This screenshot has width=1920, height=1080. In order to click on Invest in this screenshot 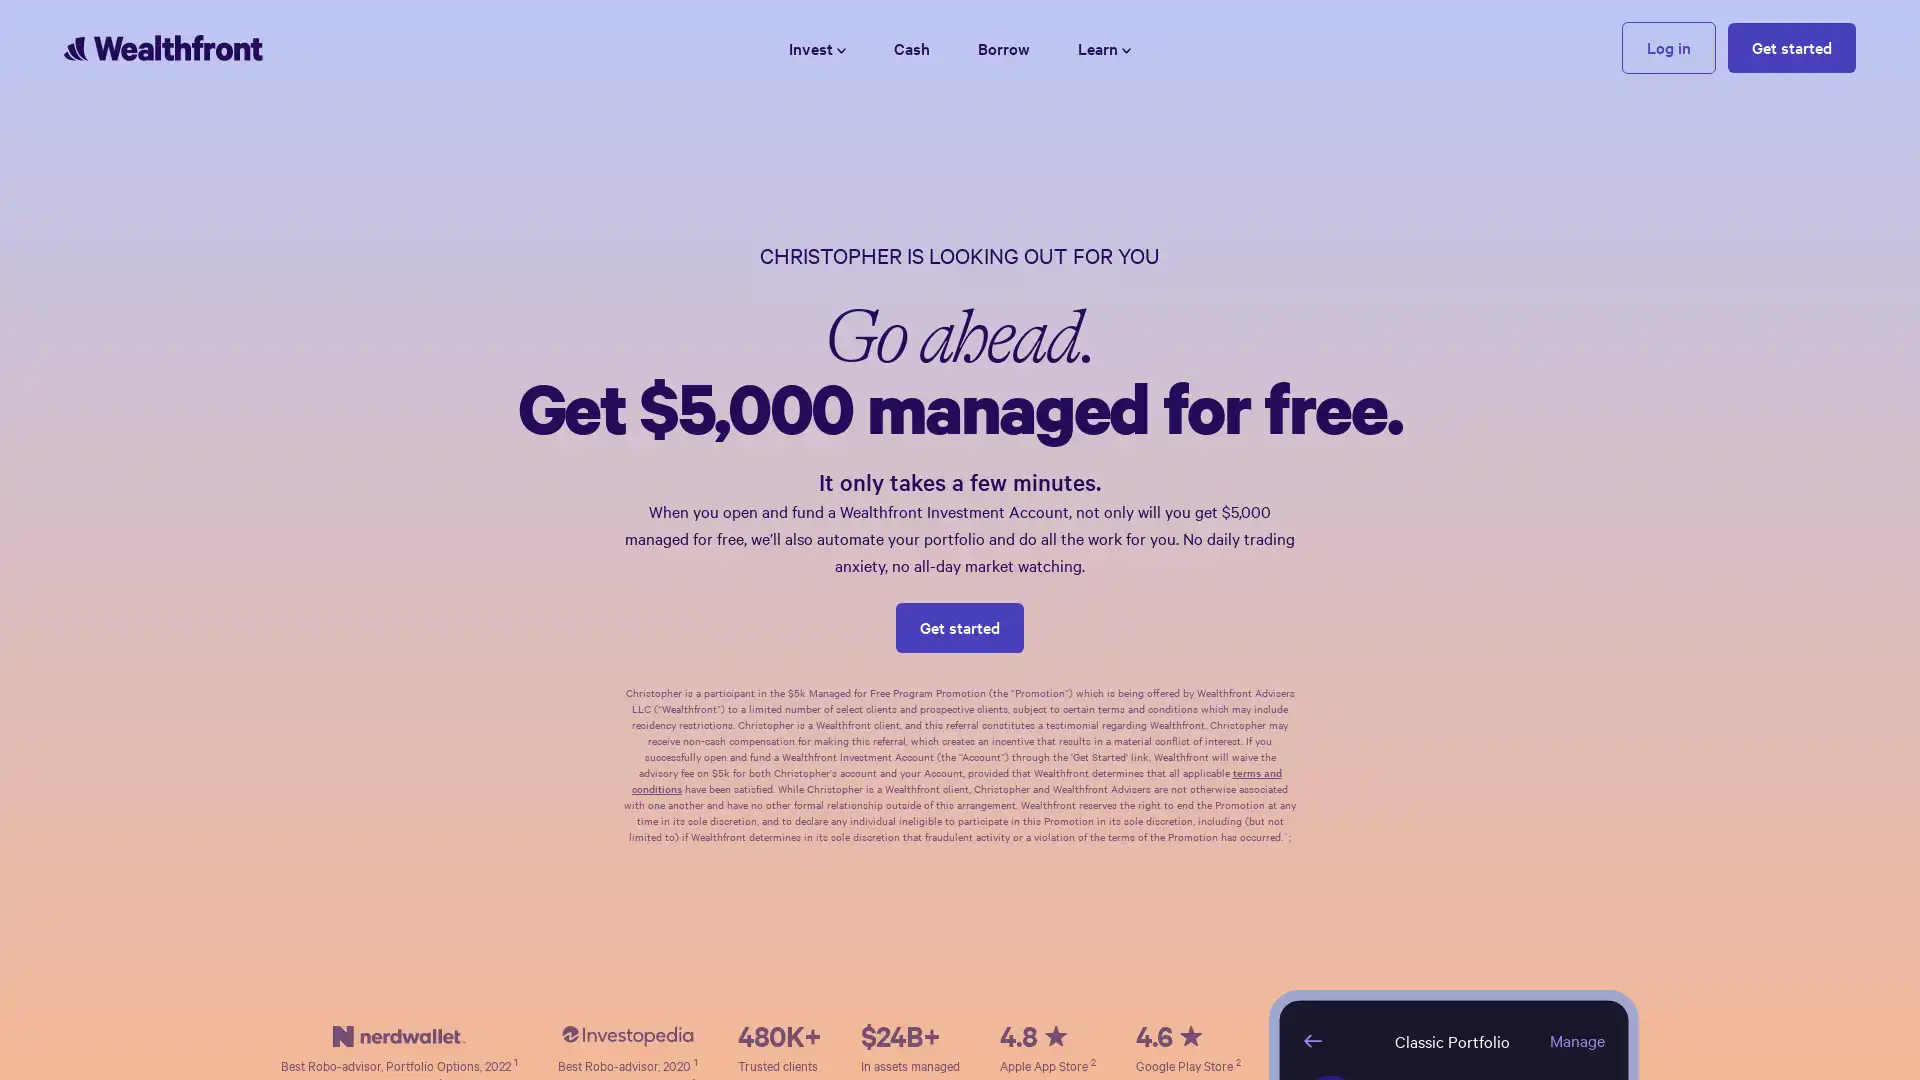, I will do `click(817, 46)`.